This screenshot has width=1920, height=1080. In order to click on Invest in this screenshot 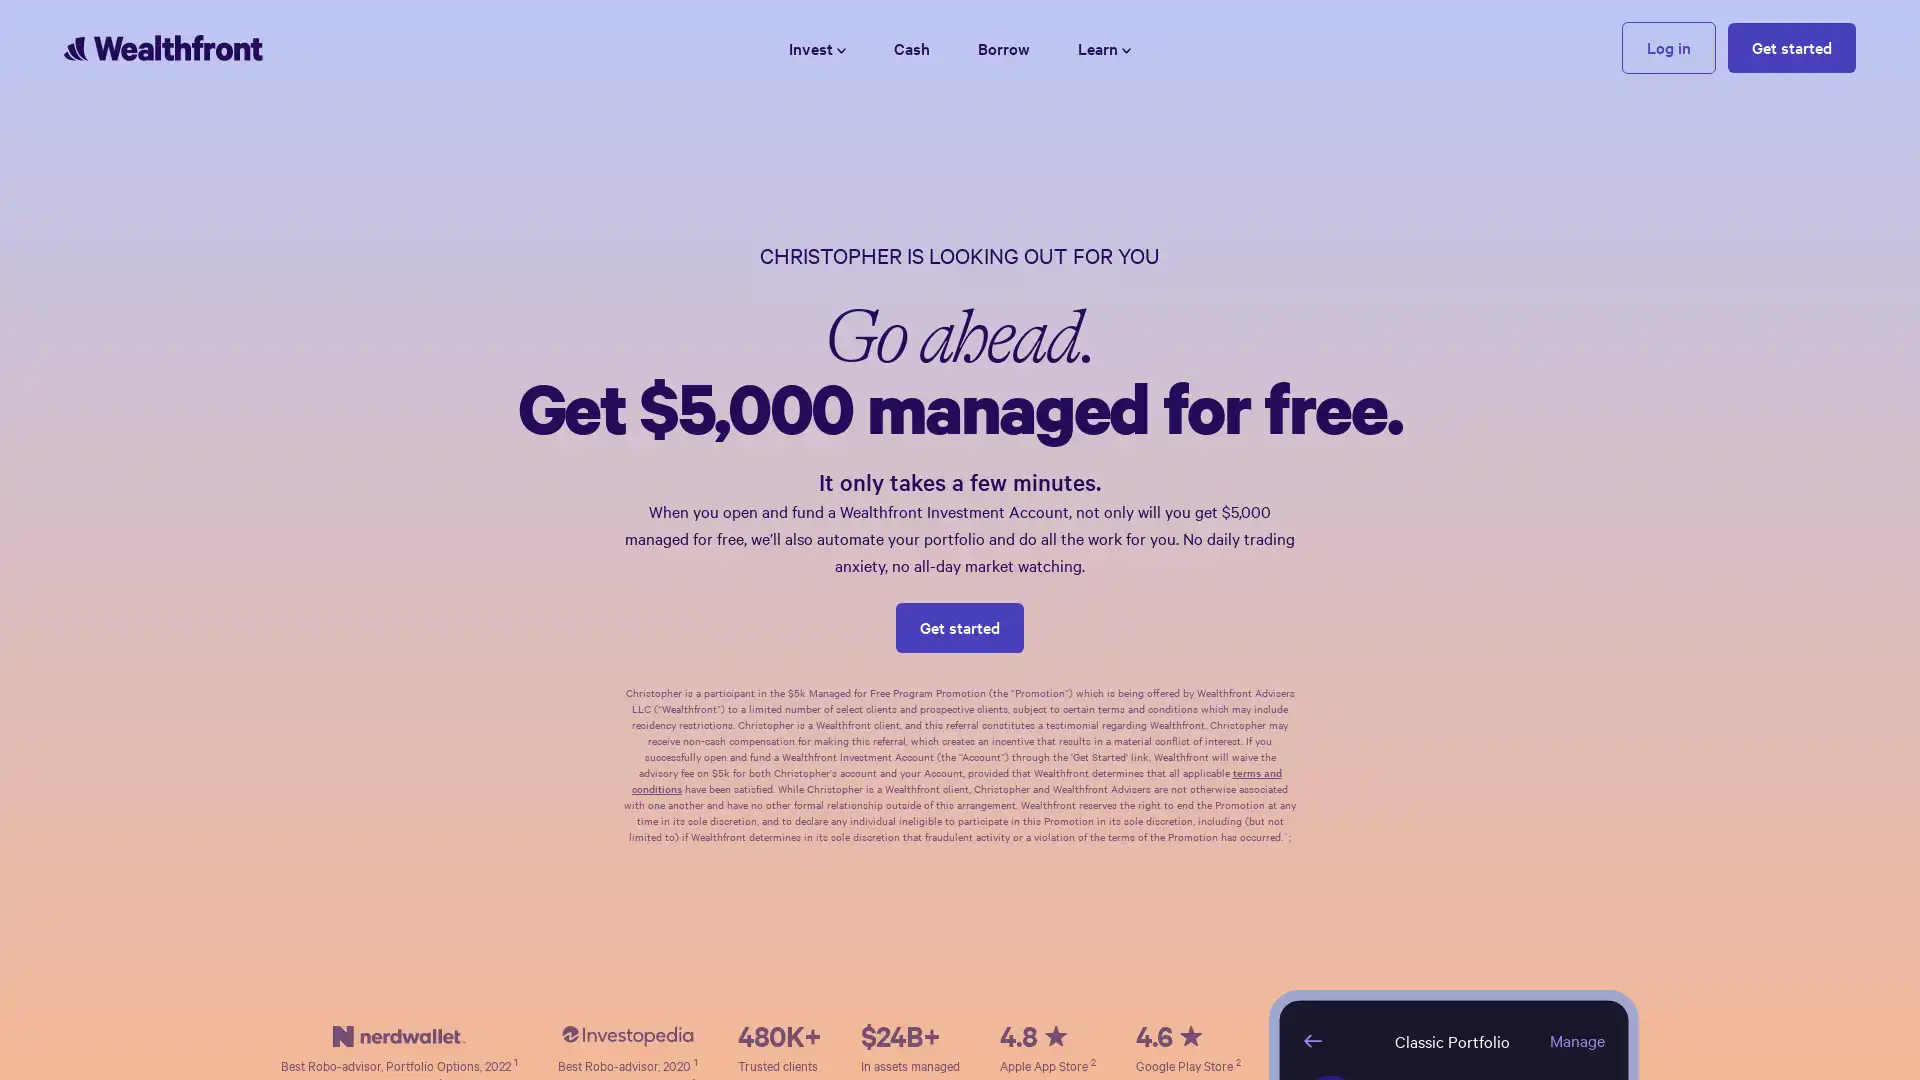, I will do `click(817, 46)`.